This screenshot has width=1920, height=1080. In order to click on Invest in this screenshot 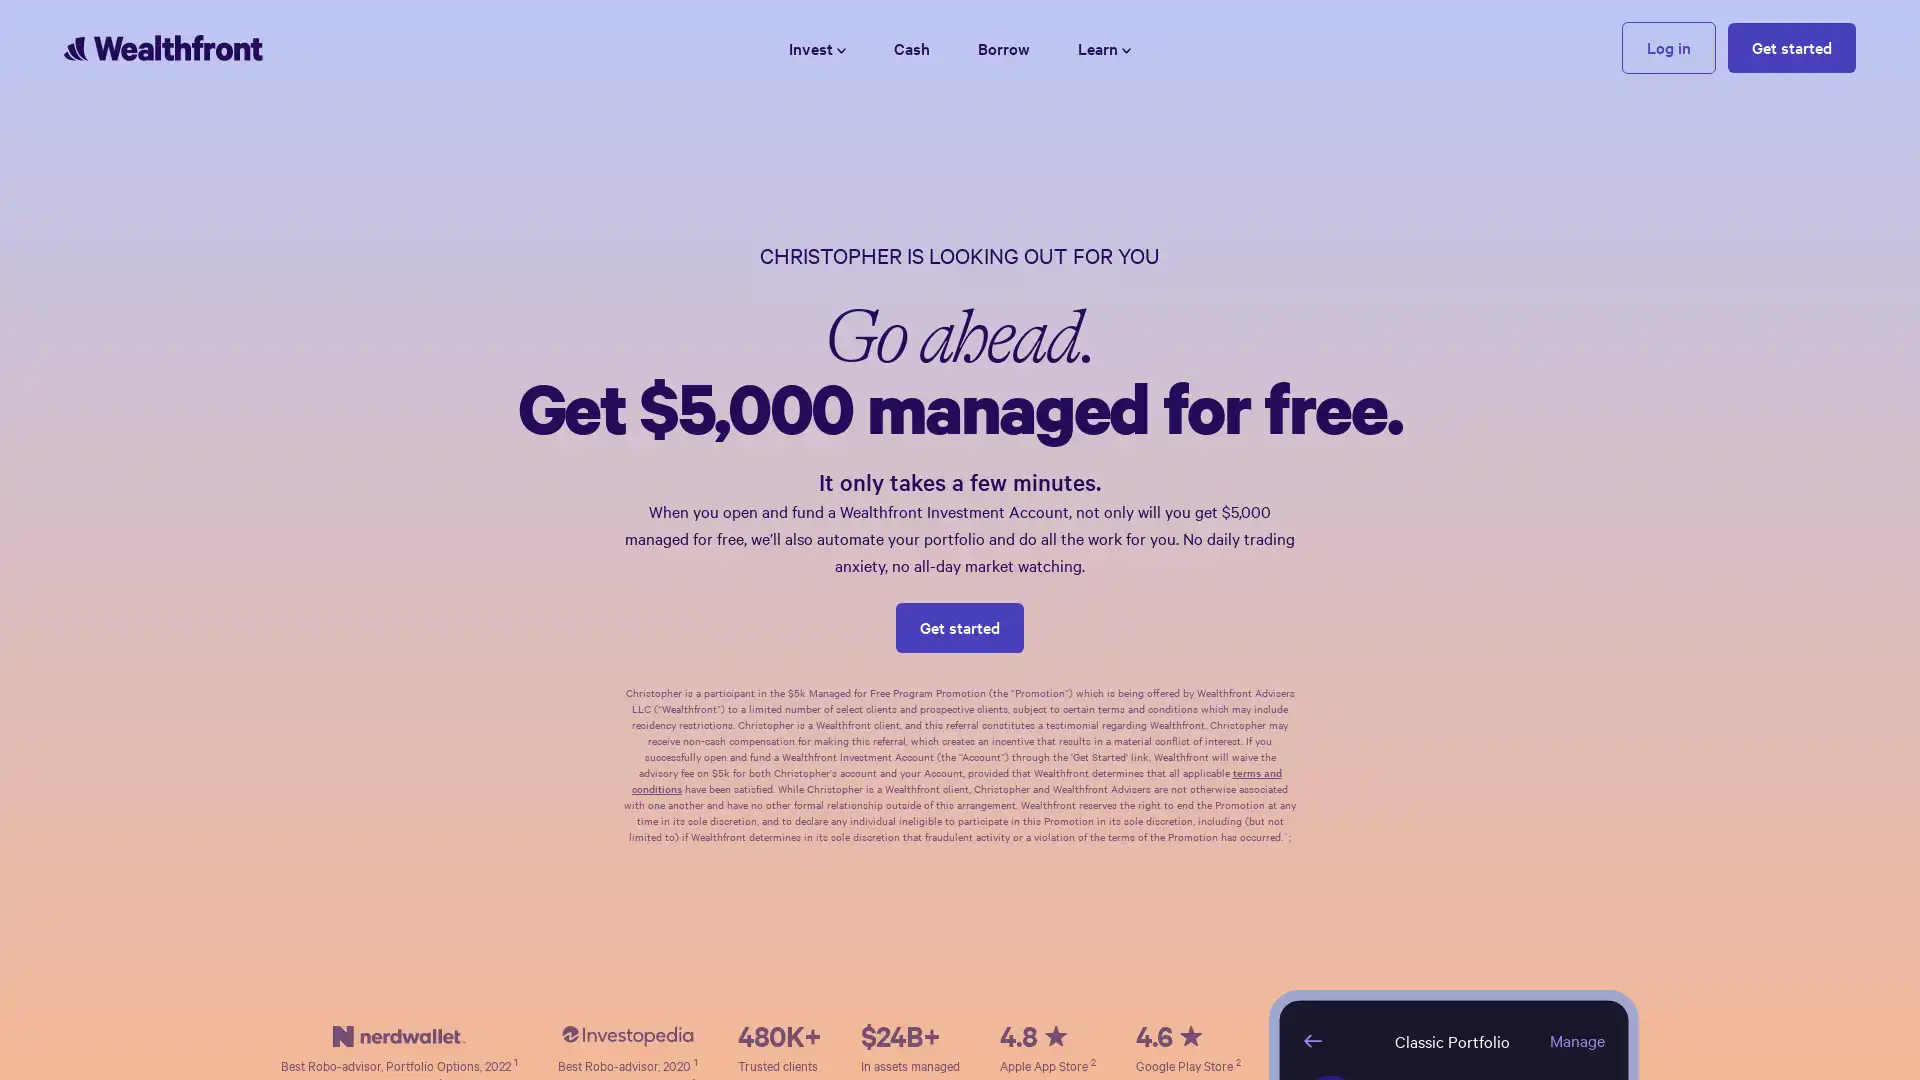, I will do `click(817, 46)`.